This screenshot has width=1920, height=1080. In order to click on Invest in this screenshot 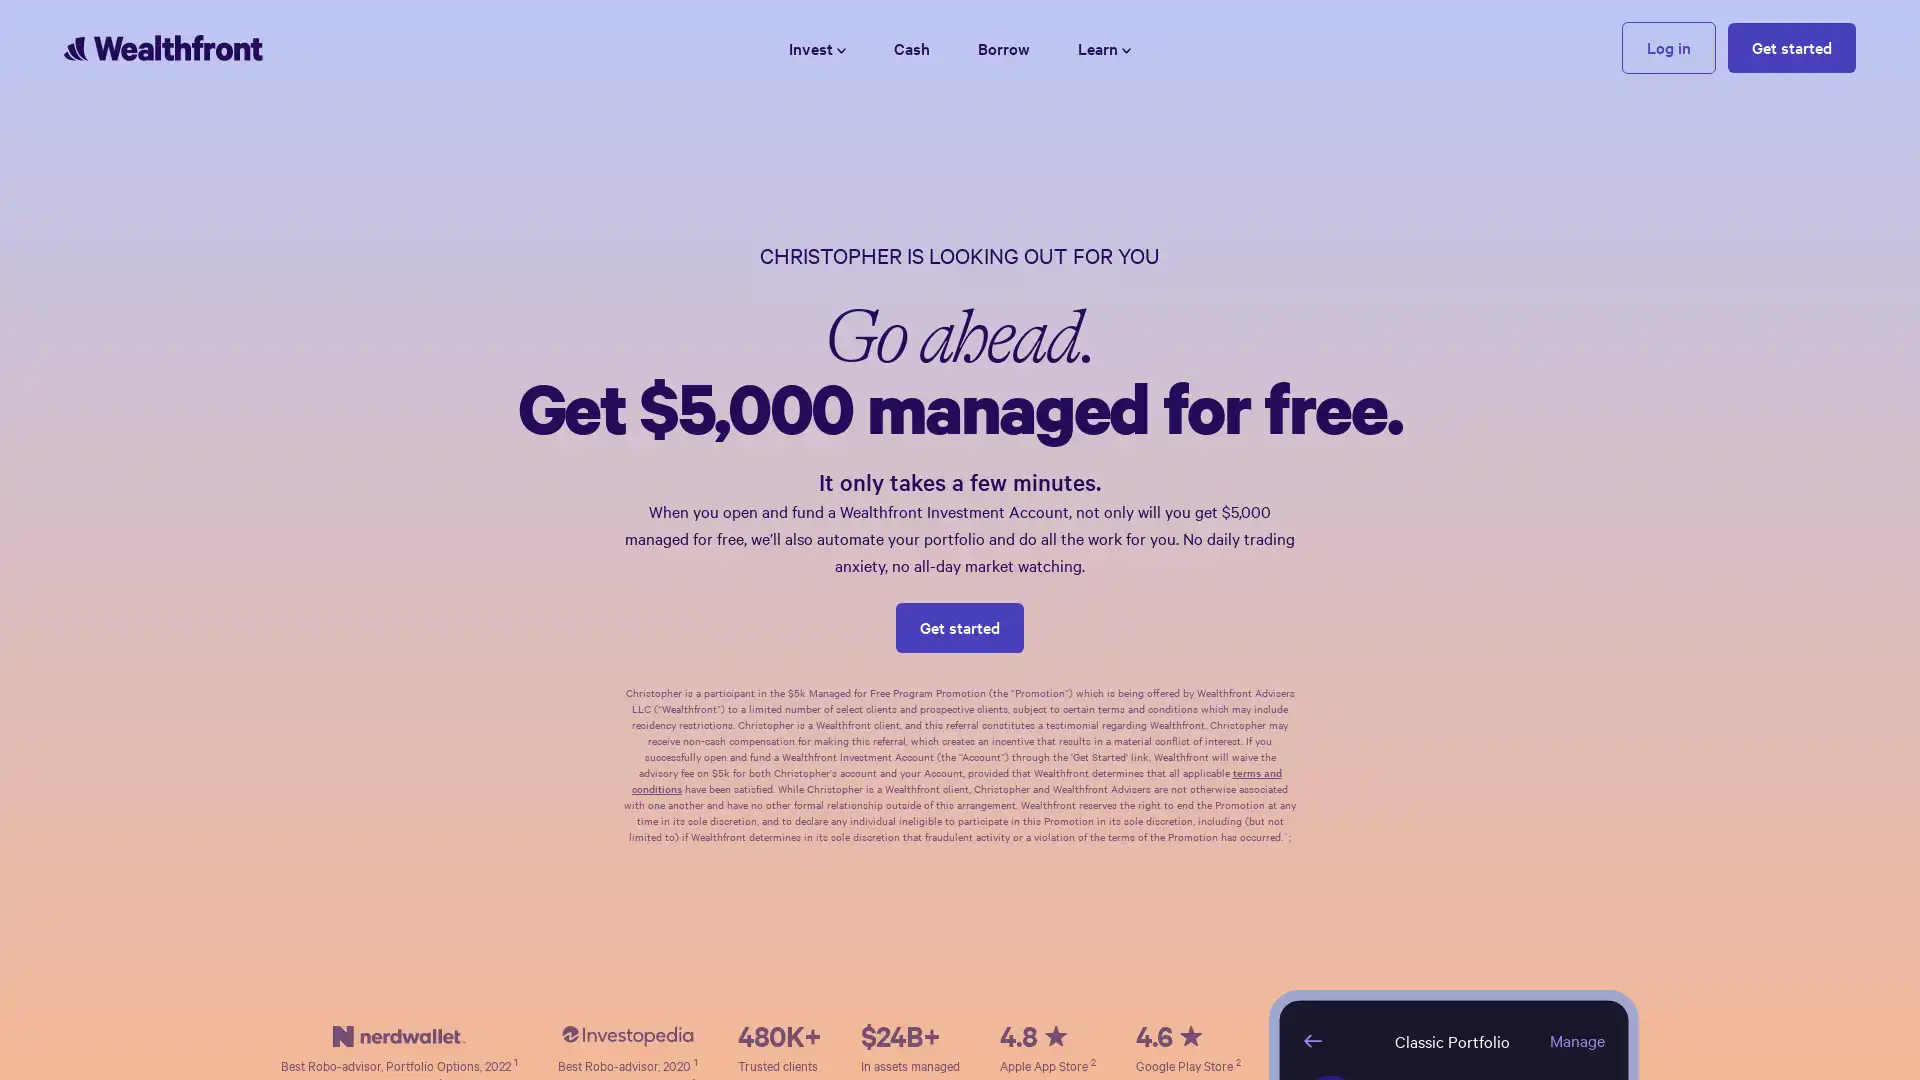, I will do `click(817, 46)`.